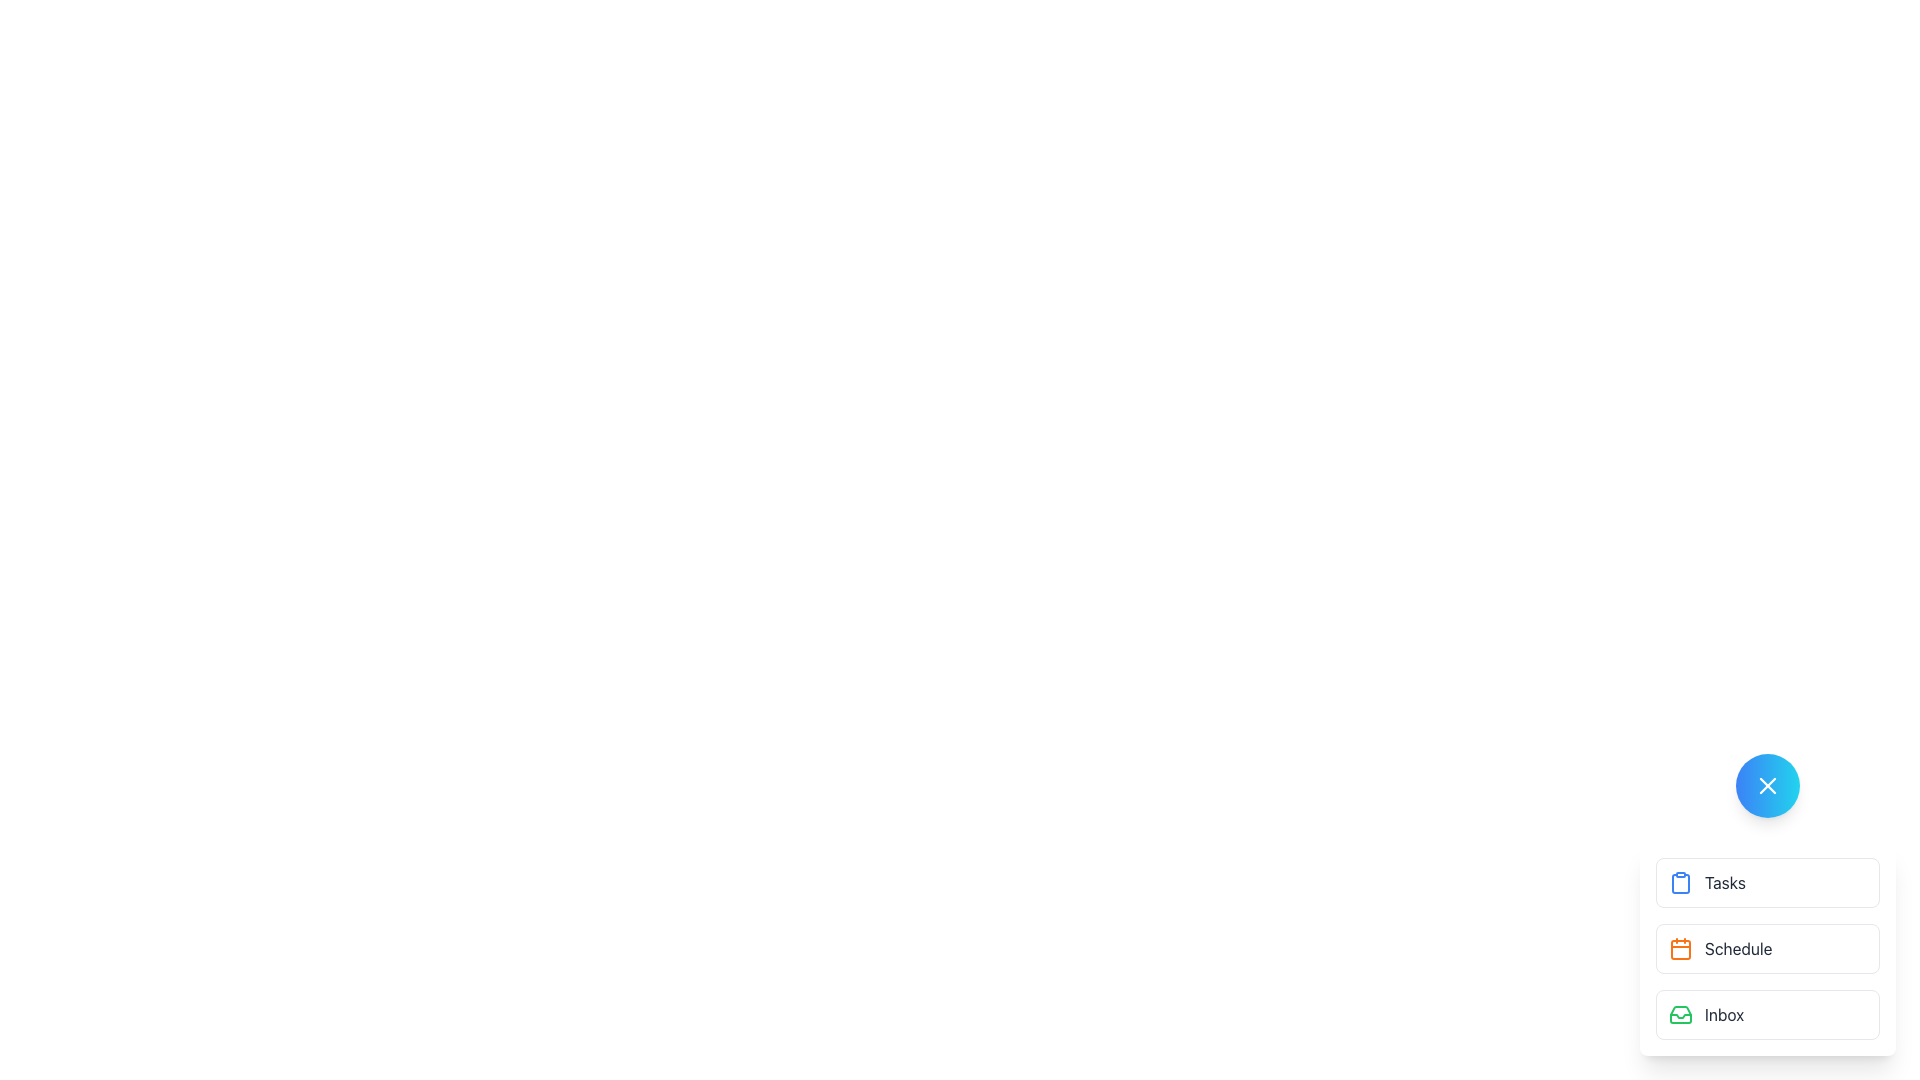  What do you see at coordinates (1767, 947) in the screenshot?
I see `the 'Schedule' option from the menu, which is the second entry in a vertically aligned list, positioned below 'Tasks' and above 'Inbox'` at bounding box center [1767, 947].